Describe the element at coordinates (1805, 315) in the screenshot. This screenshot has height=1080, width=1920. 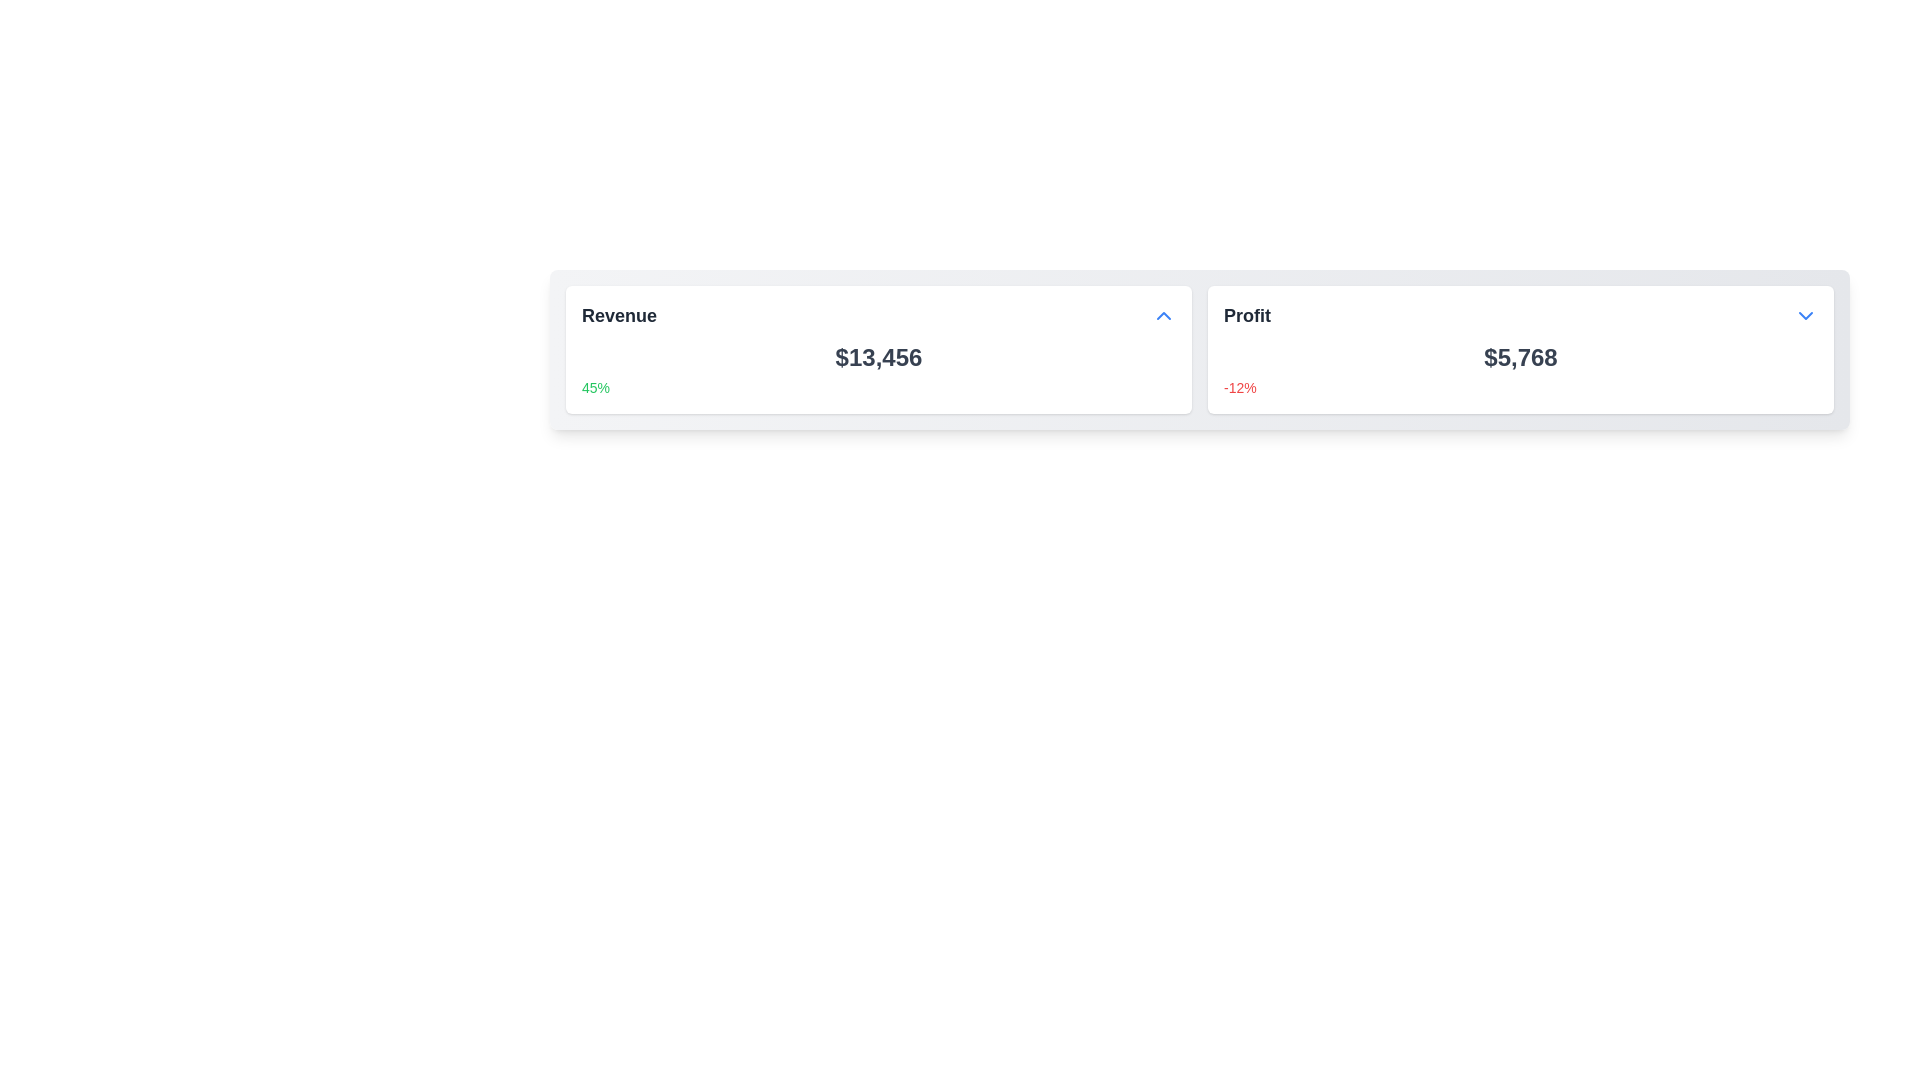
I see `the downward-pointing chevron icon in the 'Profit' section` at that location.